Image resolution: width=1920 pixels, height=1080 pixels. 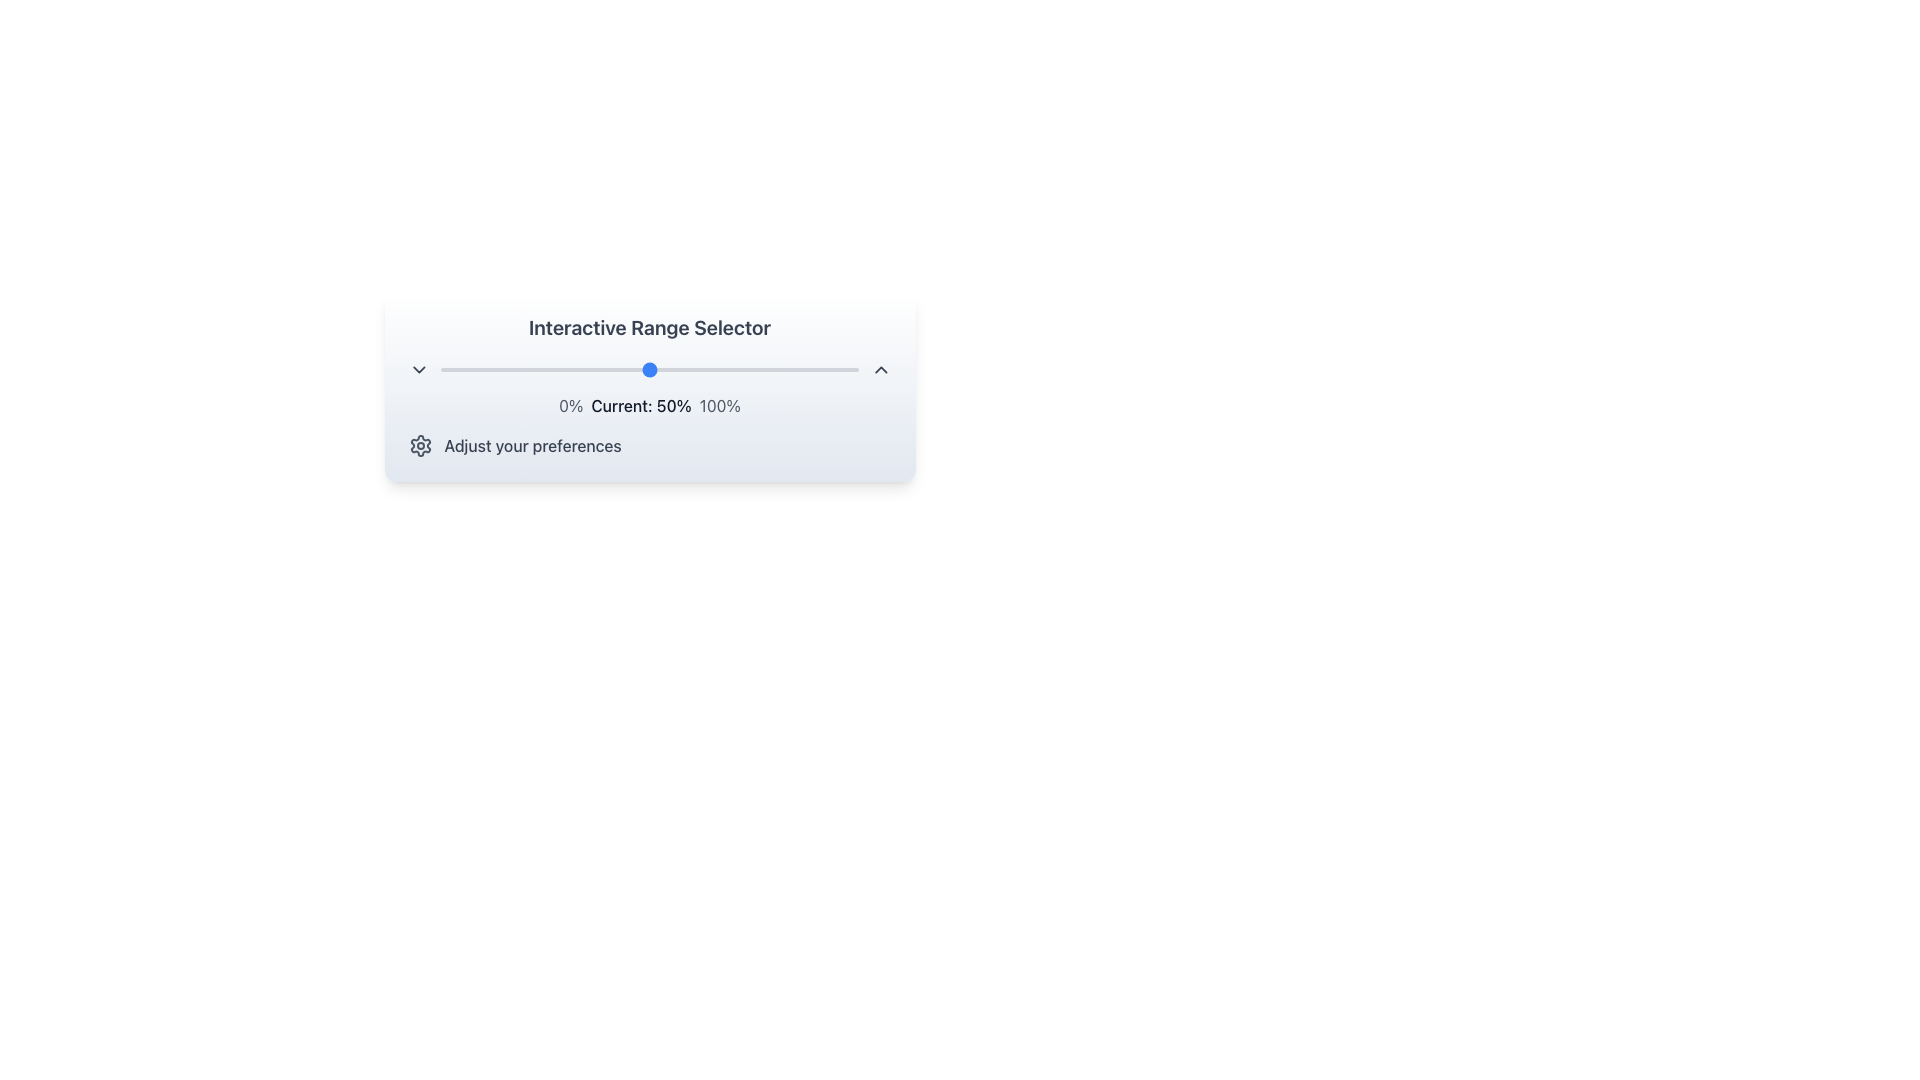 What do you see at coordinates (533, 445) in the screenshot?
I see `the text label displaying 'Adjust your preferences', which is styled in medium font weight and gray color, located to the right of the gear icon` at bounding box center [533, 445].